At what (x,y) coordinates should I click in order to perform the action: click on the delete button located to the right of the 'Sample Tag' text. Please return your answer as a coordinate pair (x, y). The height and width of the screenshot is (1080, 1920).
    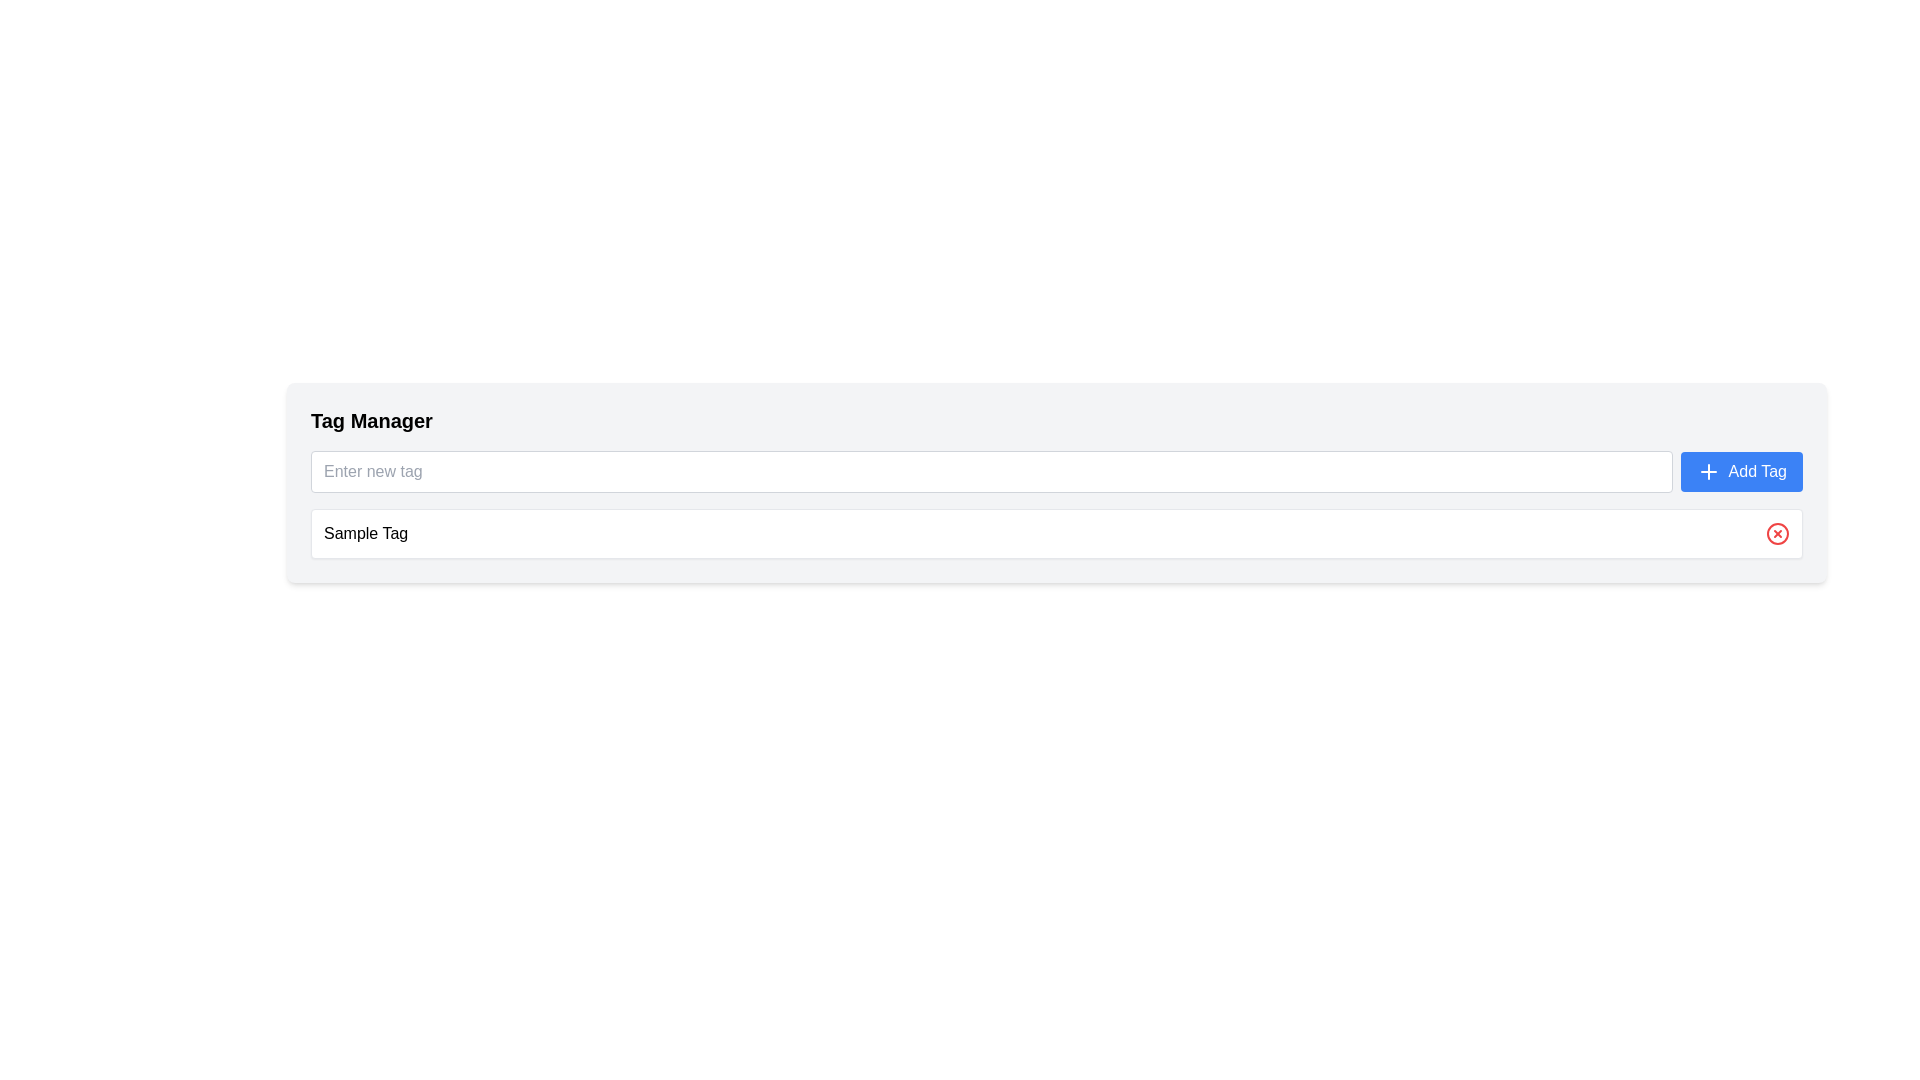
    Looking at the image, I should click on (1777, 532).